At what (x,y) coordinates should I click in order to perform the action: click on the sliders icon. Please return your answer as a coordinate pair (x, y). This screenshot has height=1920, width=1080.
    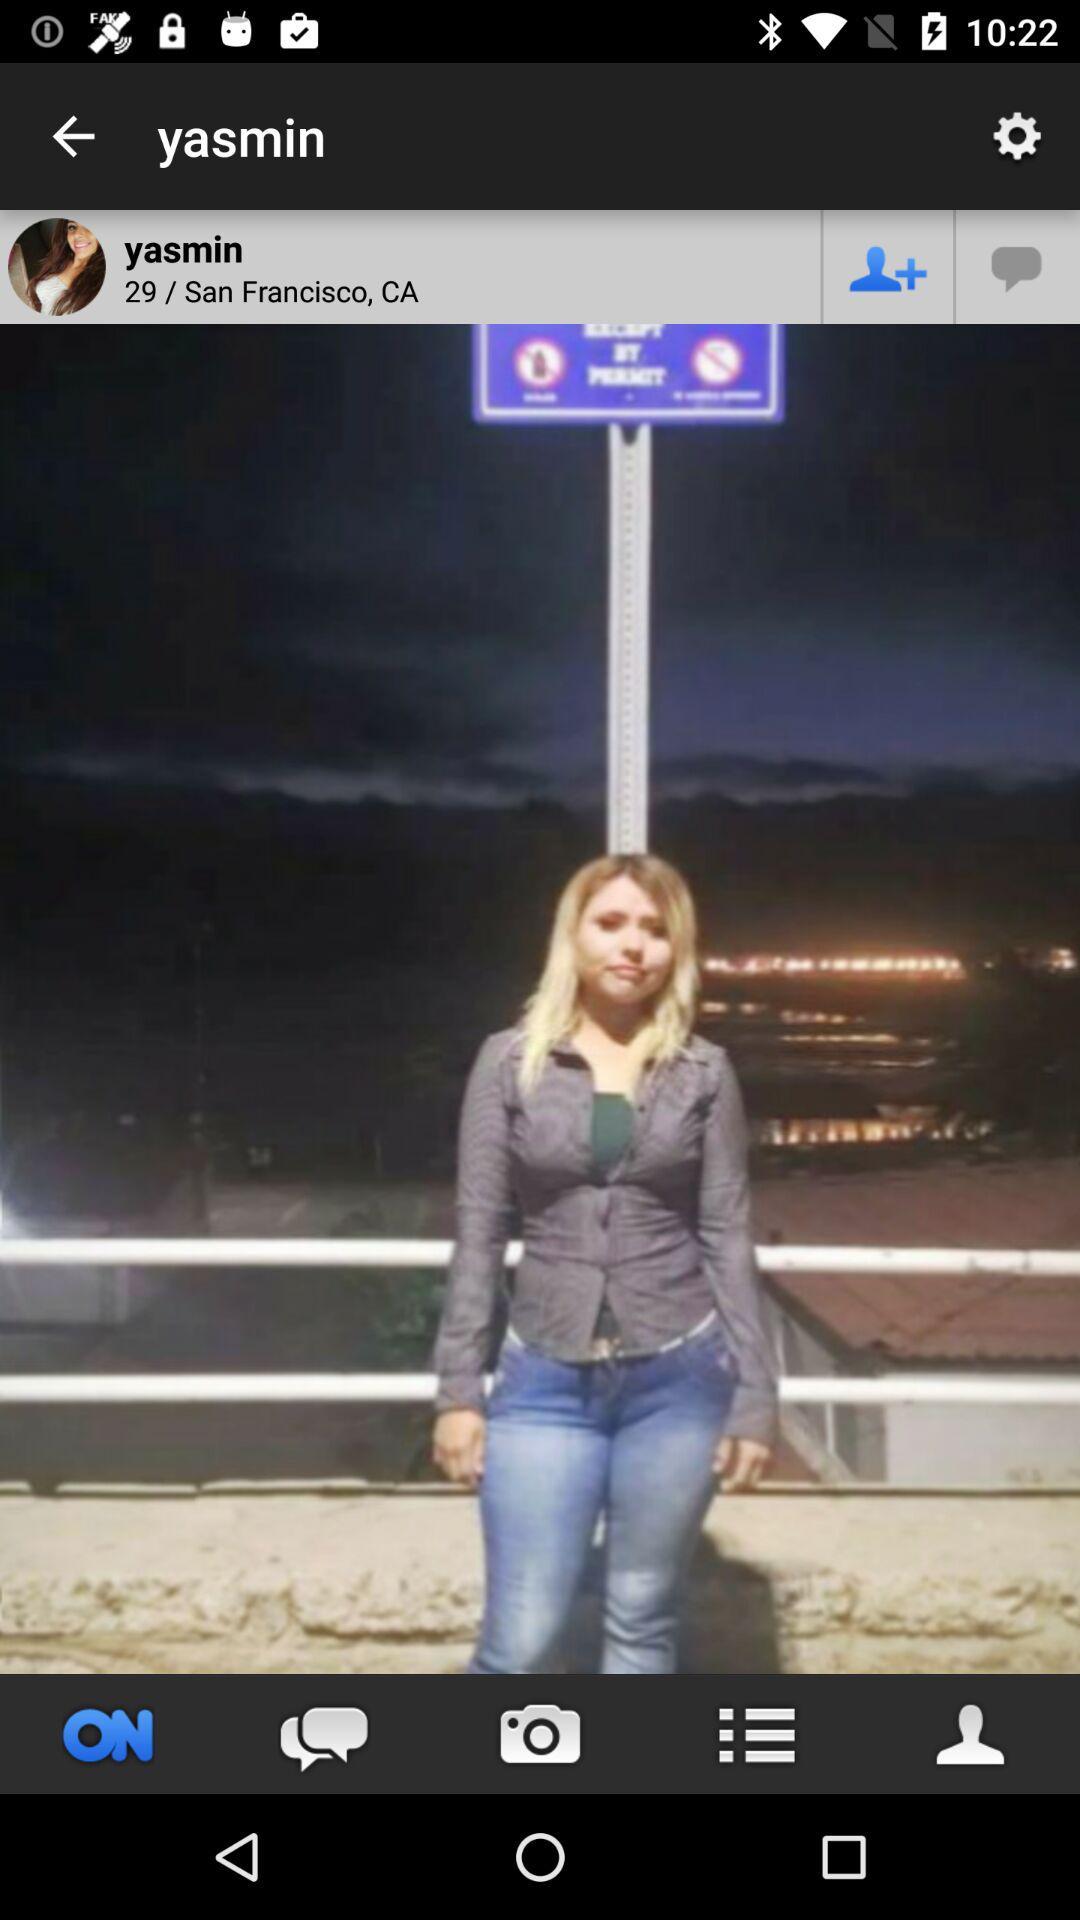
    Looking at the image, I should click on (108, 1733).